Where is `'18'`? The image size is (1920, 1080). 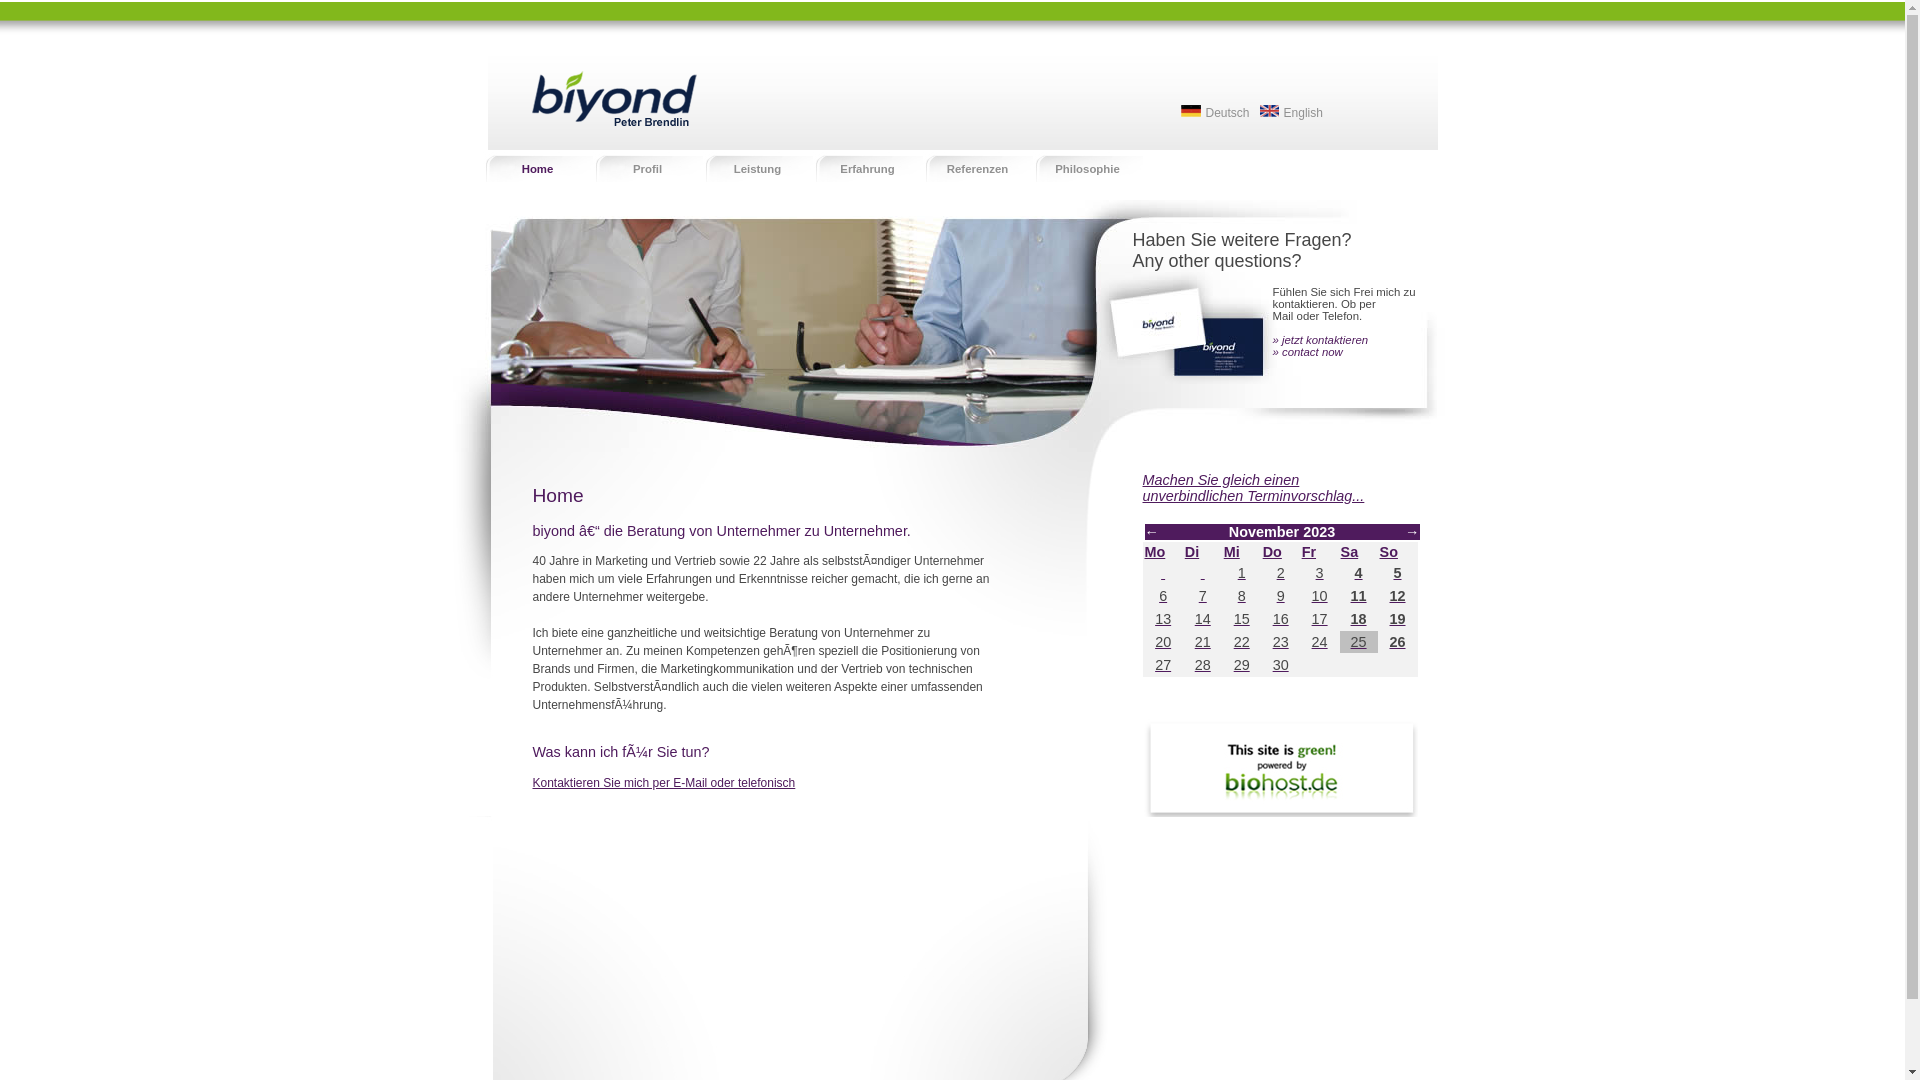
'18' is located at coordinates (1358, 617).